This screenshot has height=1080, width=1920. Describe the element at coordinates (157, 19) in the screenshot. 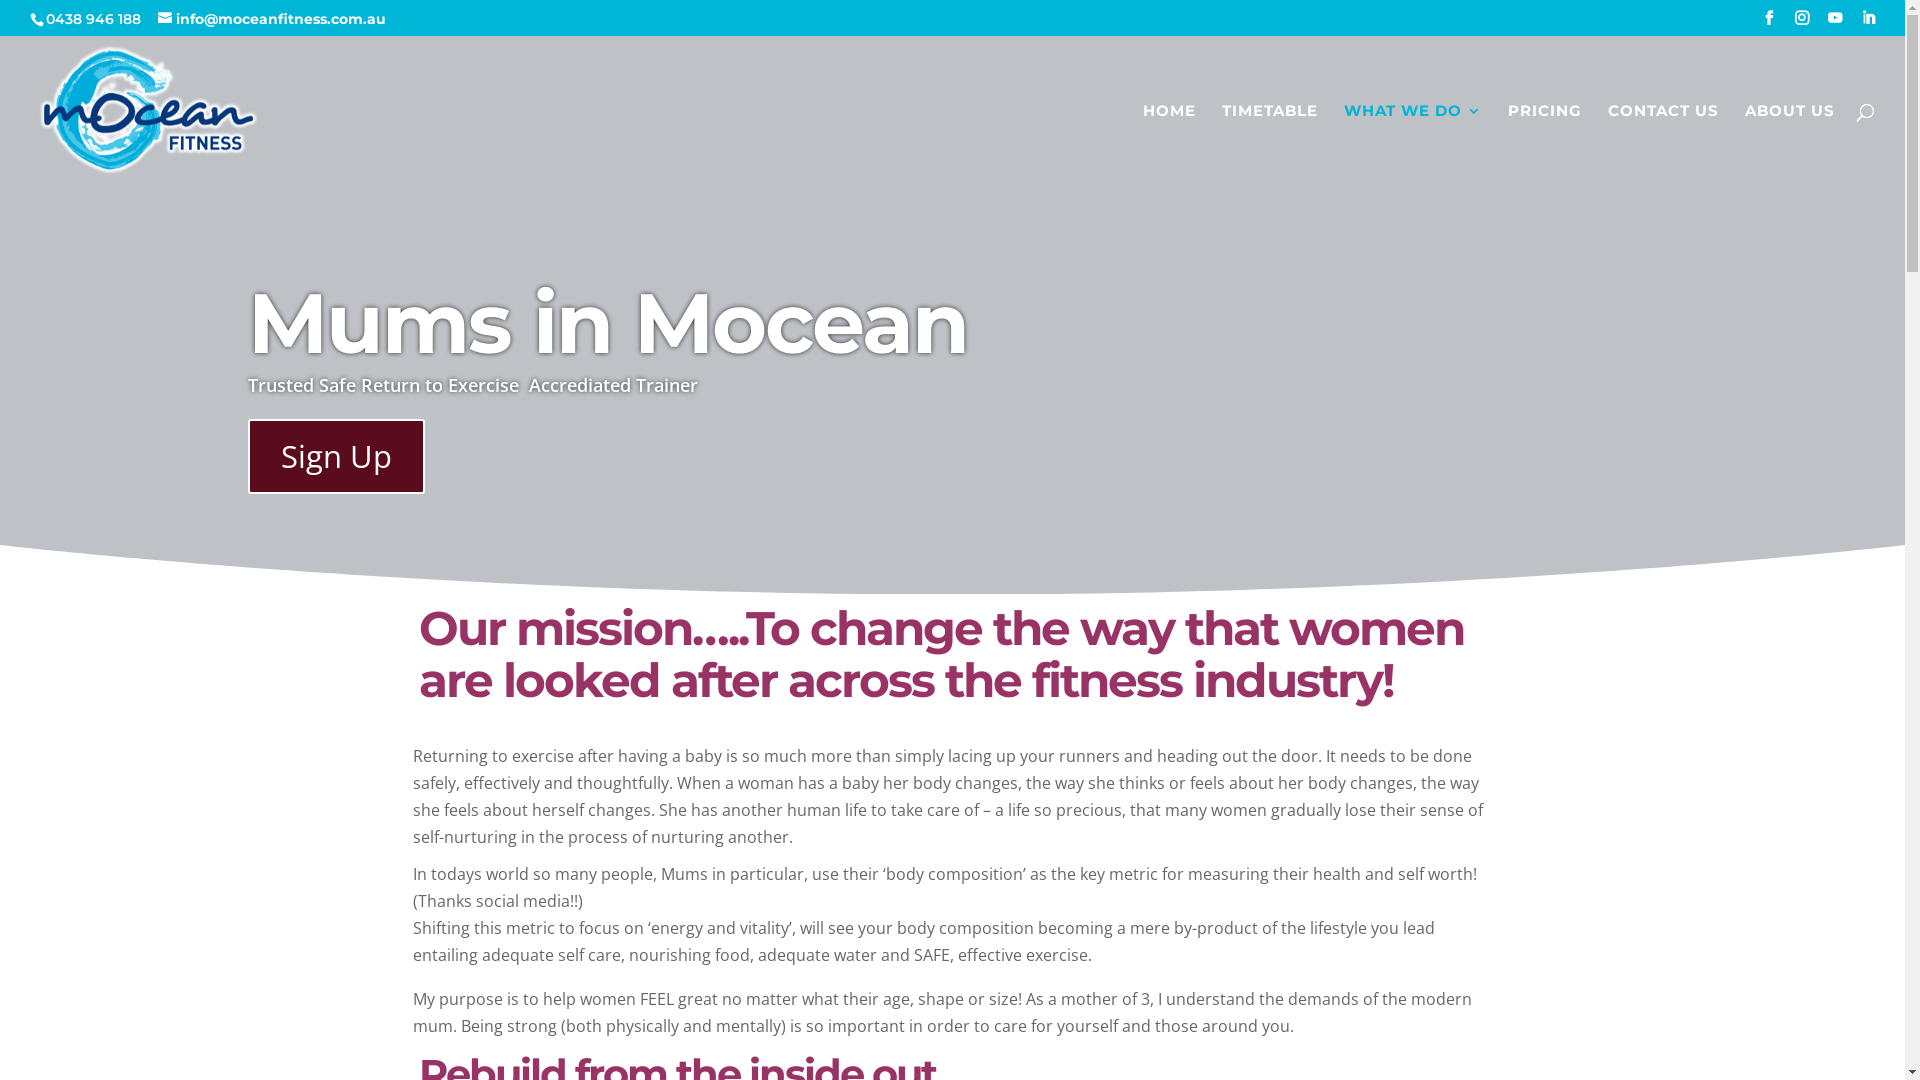

I see `'info@moceanfitness.com.au'` at that location.